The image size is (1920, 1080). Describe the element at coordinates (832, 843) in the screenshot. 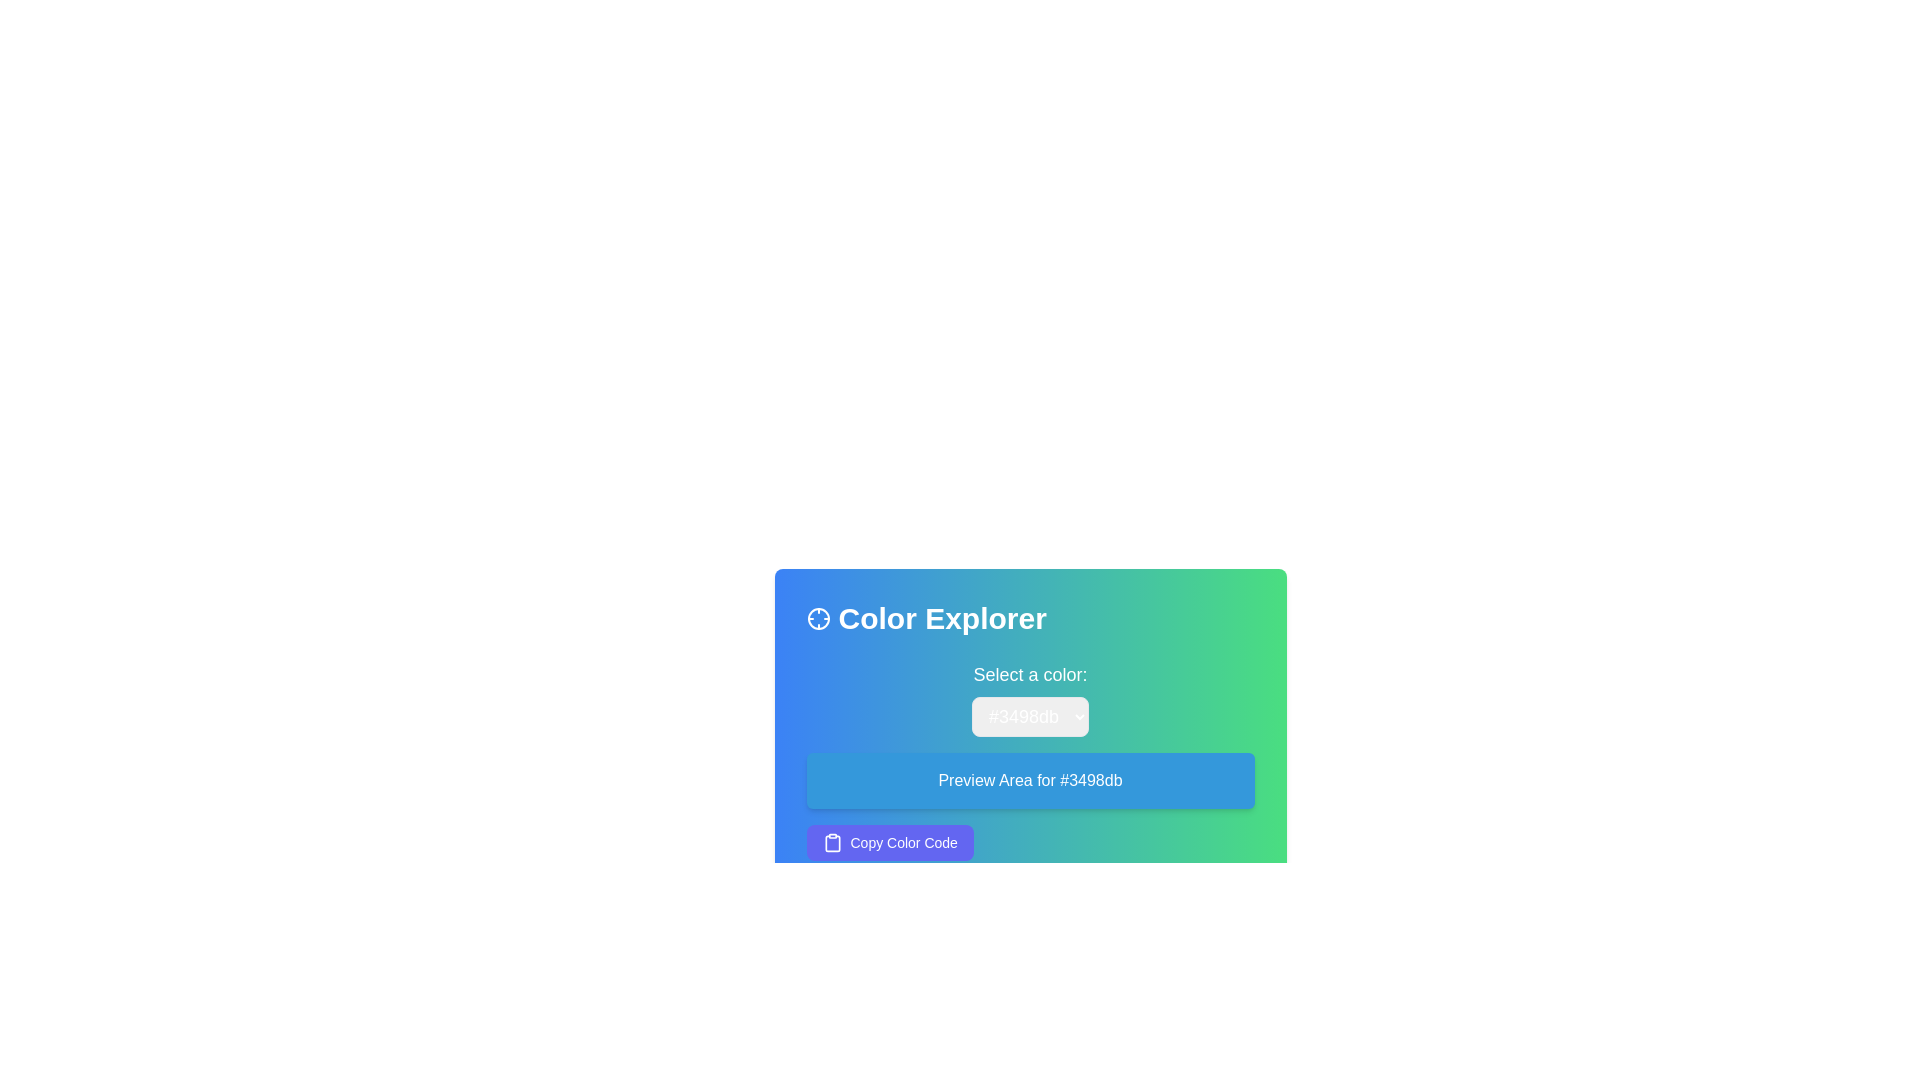

I see `the clipboard icon located inside the 'Copy Color Code' button at the bottom left of the 'Color Explorer' card` at that location.